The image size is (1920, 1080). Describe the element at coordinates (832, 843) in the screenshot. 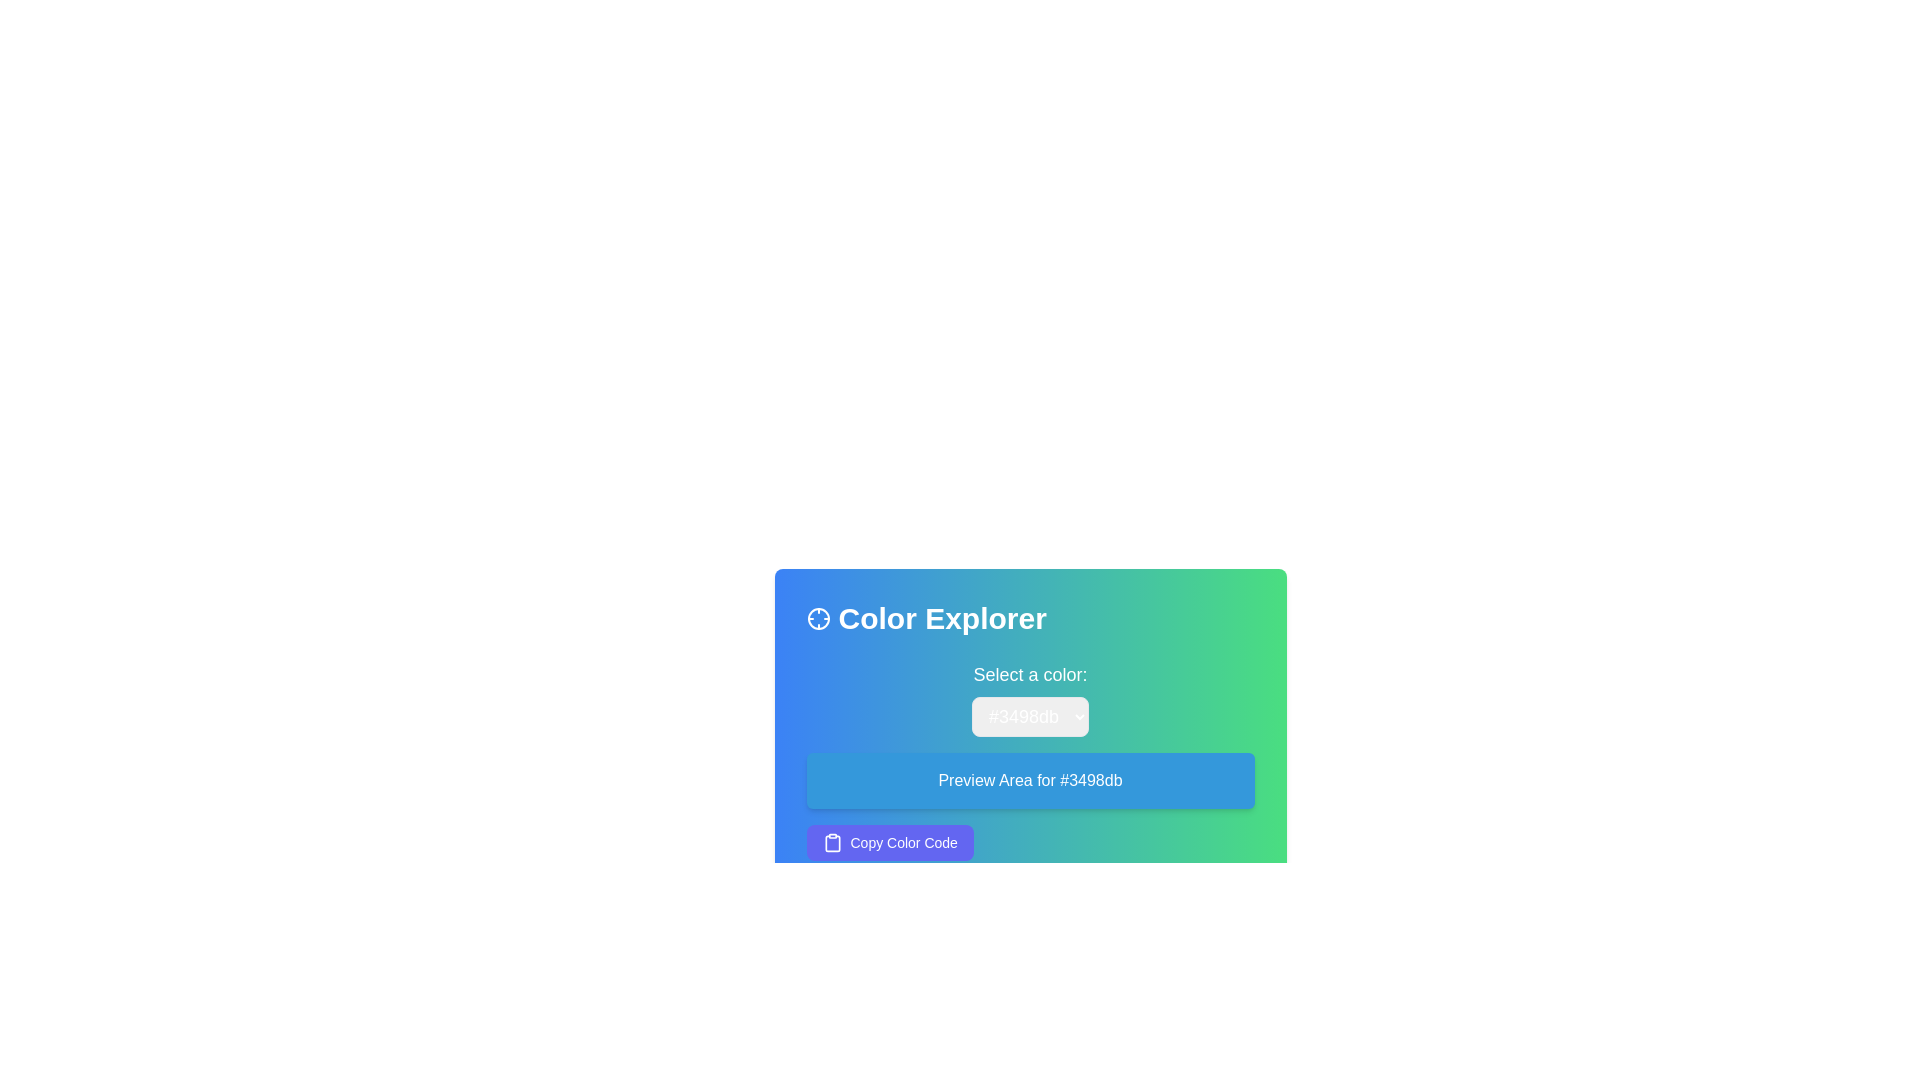

I see `the clipboard icon located inside the 'Copy Color Code' button at the bottom left of the 'Color Explorer' card` at that location.